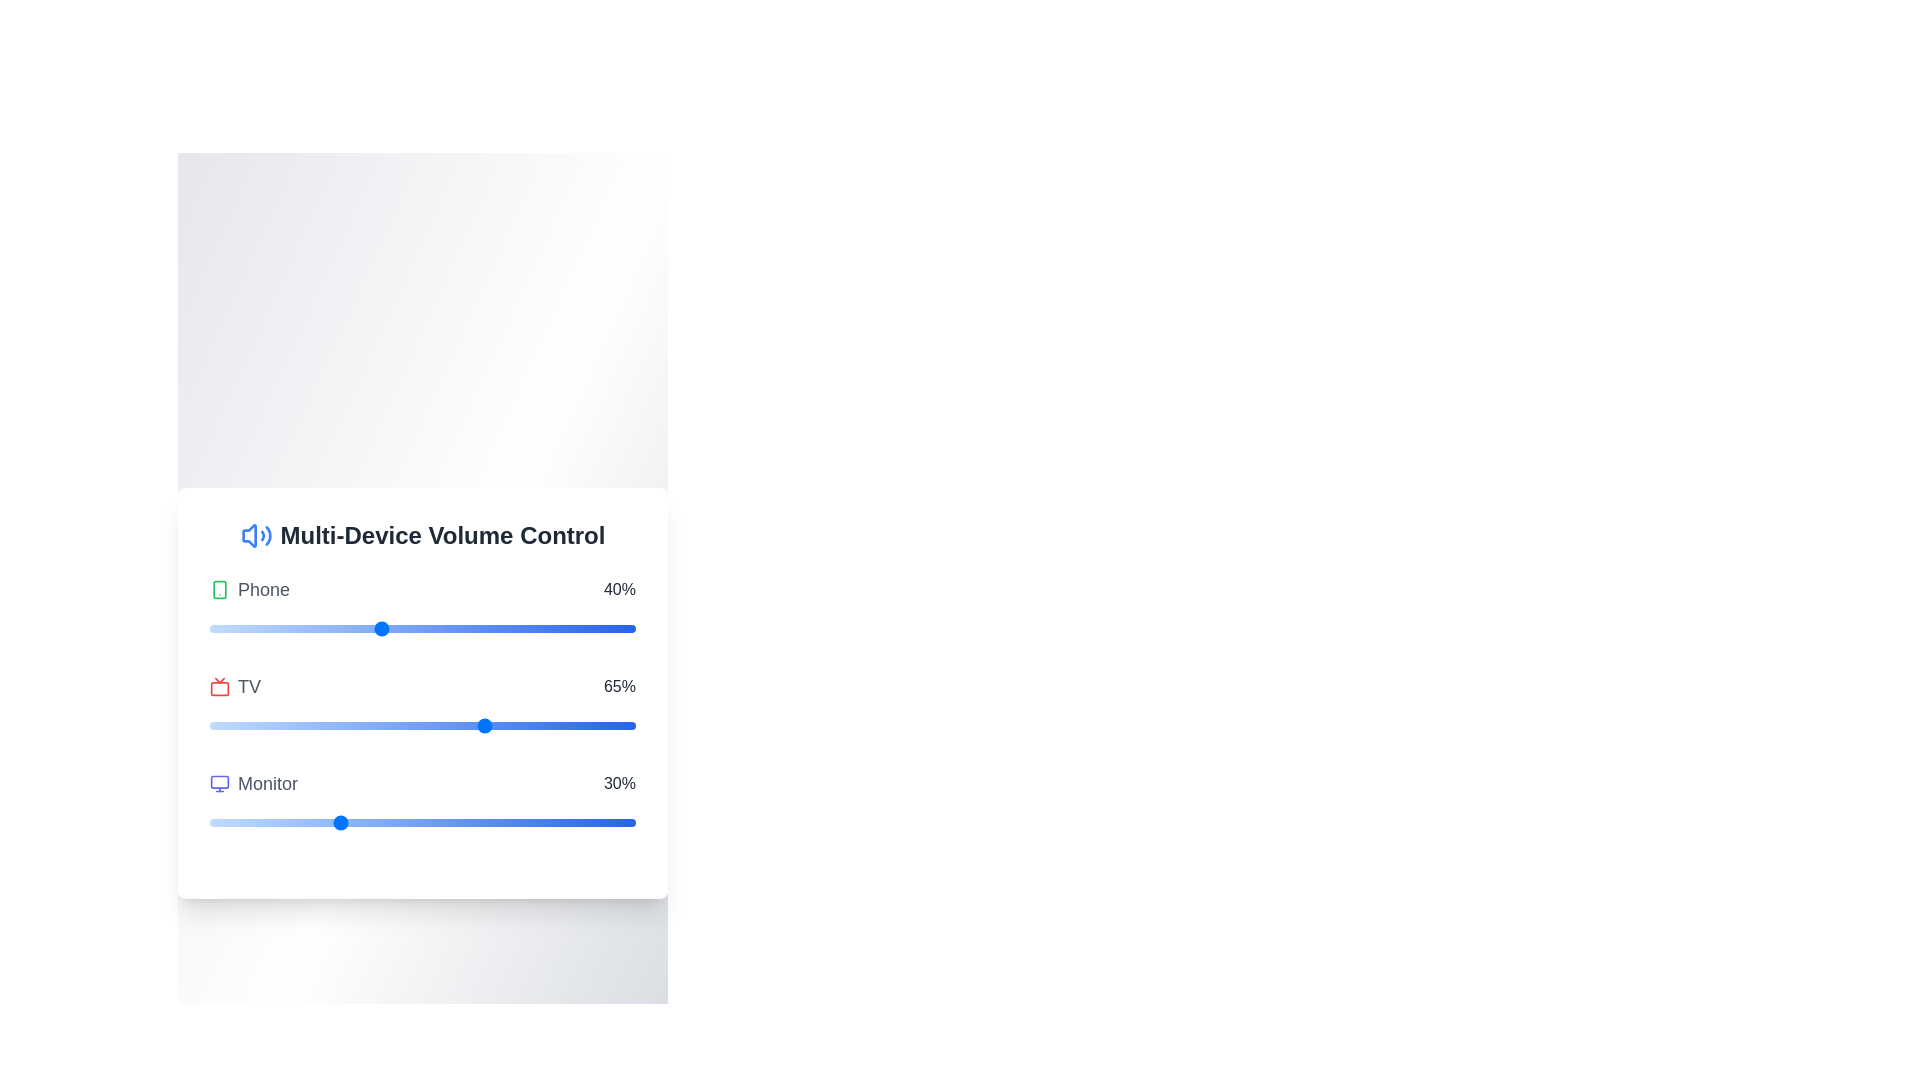 The width and height of the screenshot is (1920, 1080). I want to click on the volume for the phone, so click(251, 627).